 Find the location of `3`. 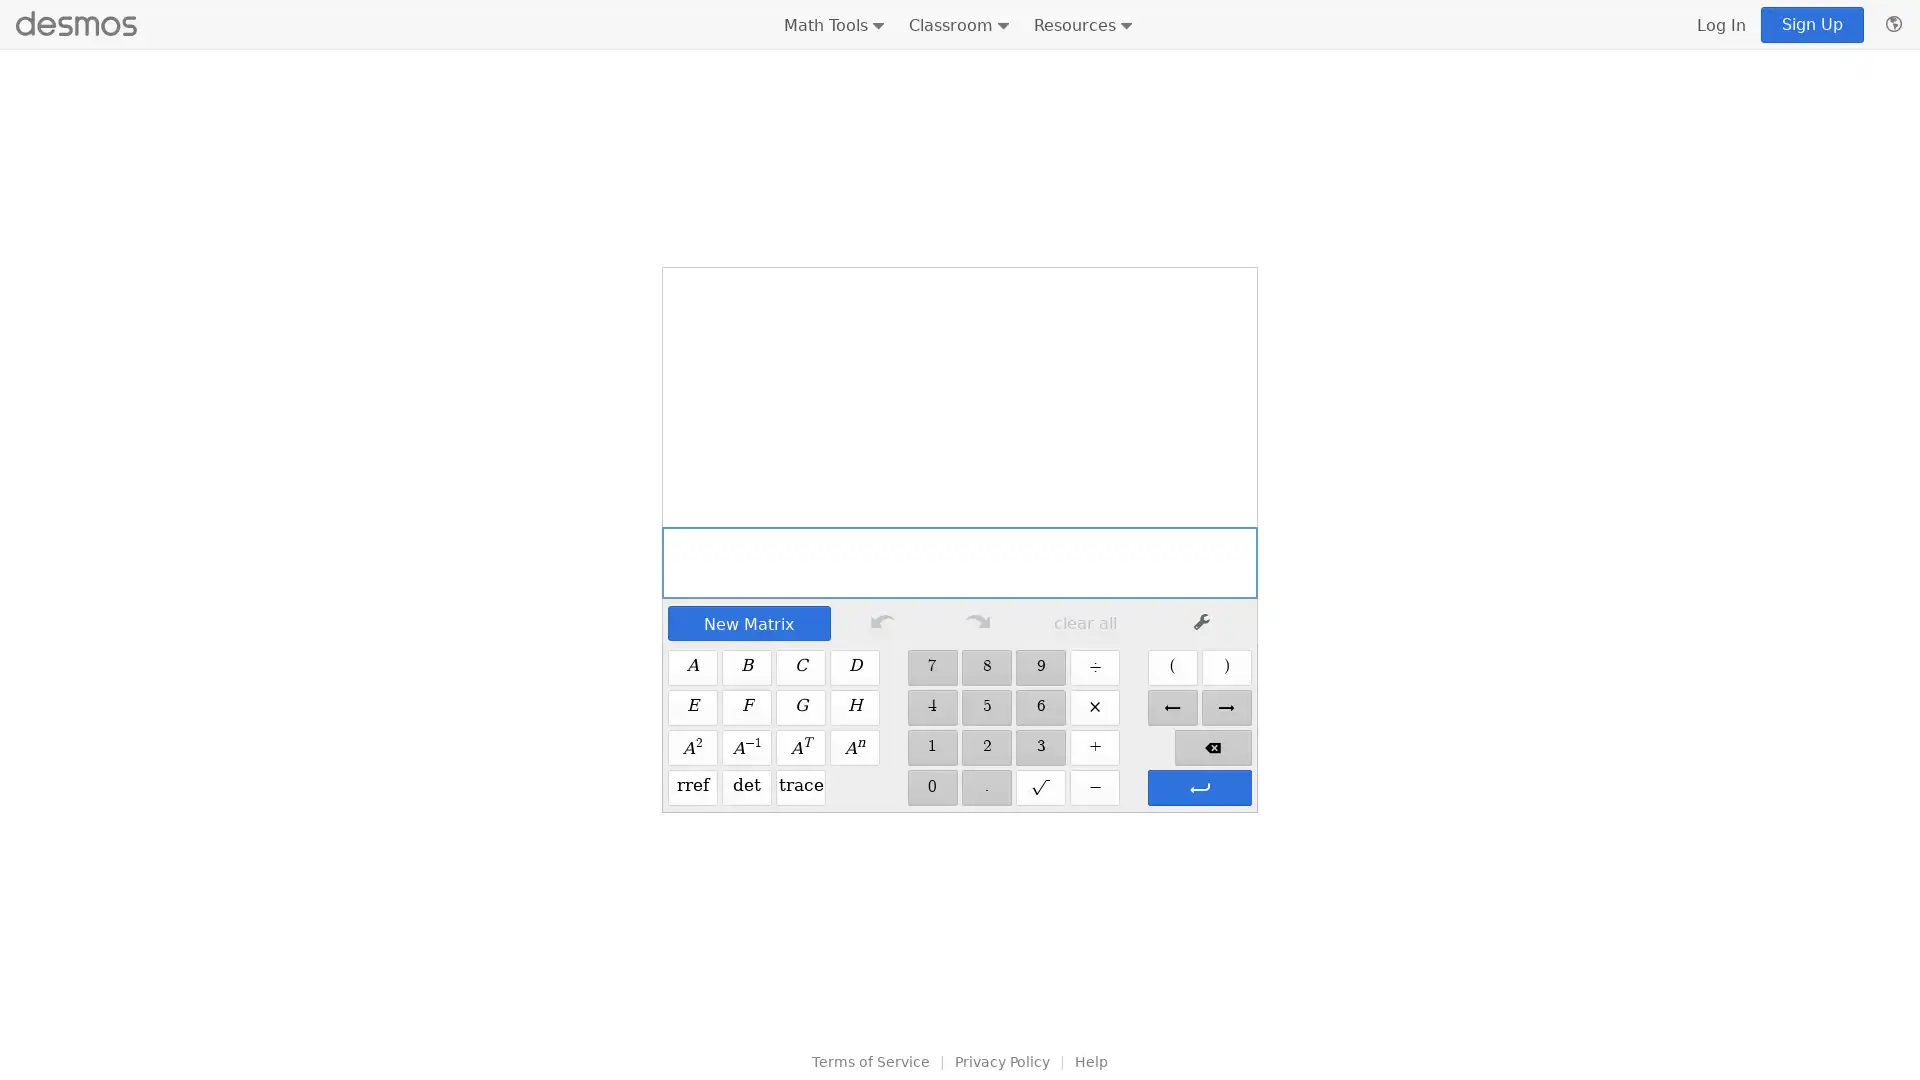

3 is located at coordinates (1040, 748).